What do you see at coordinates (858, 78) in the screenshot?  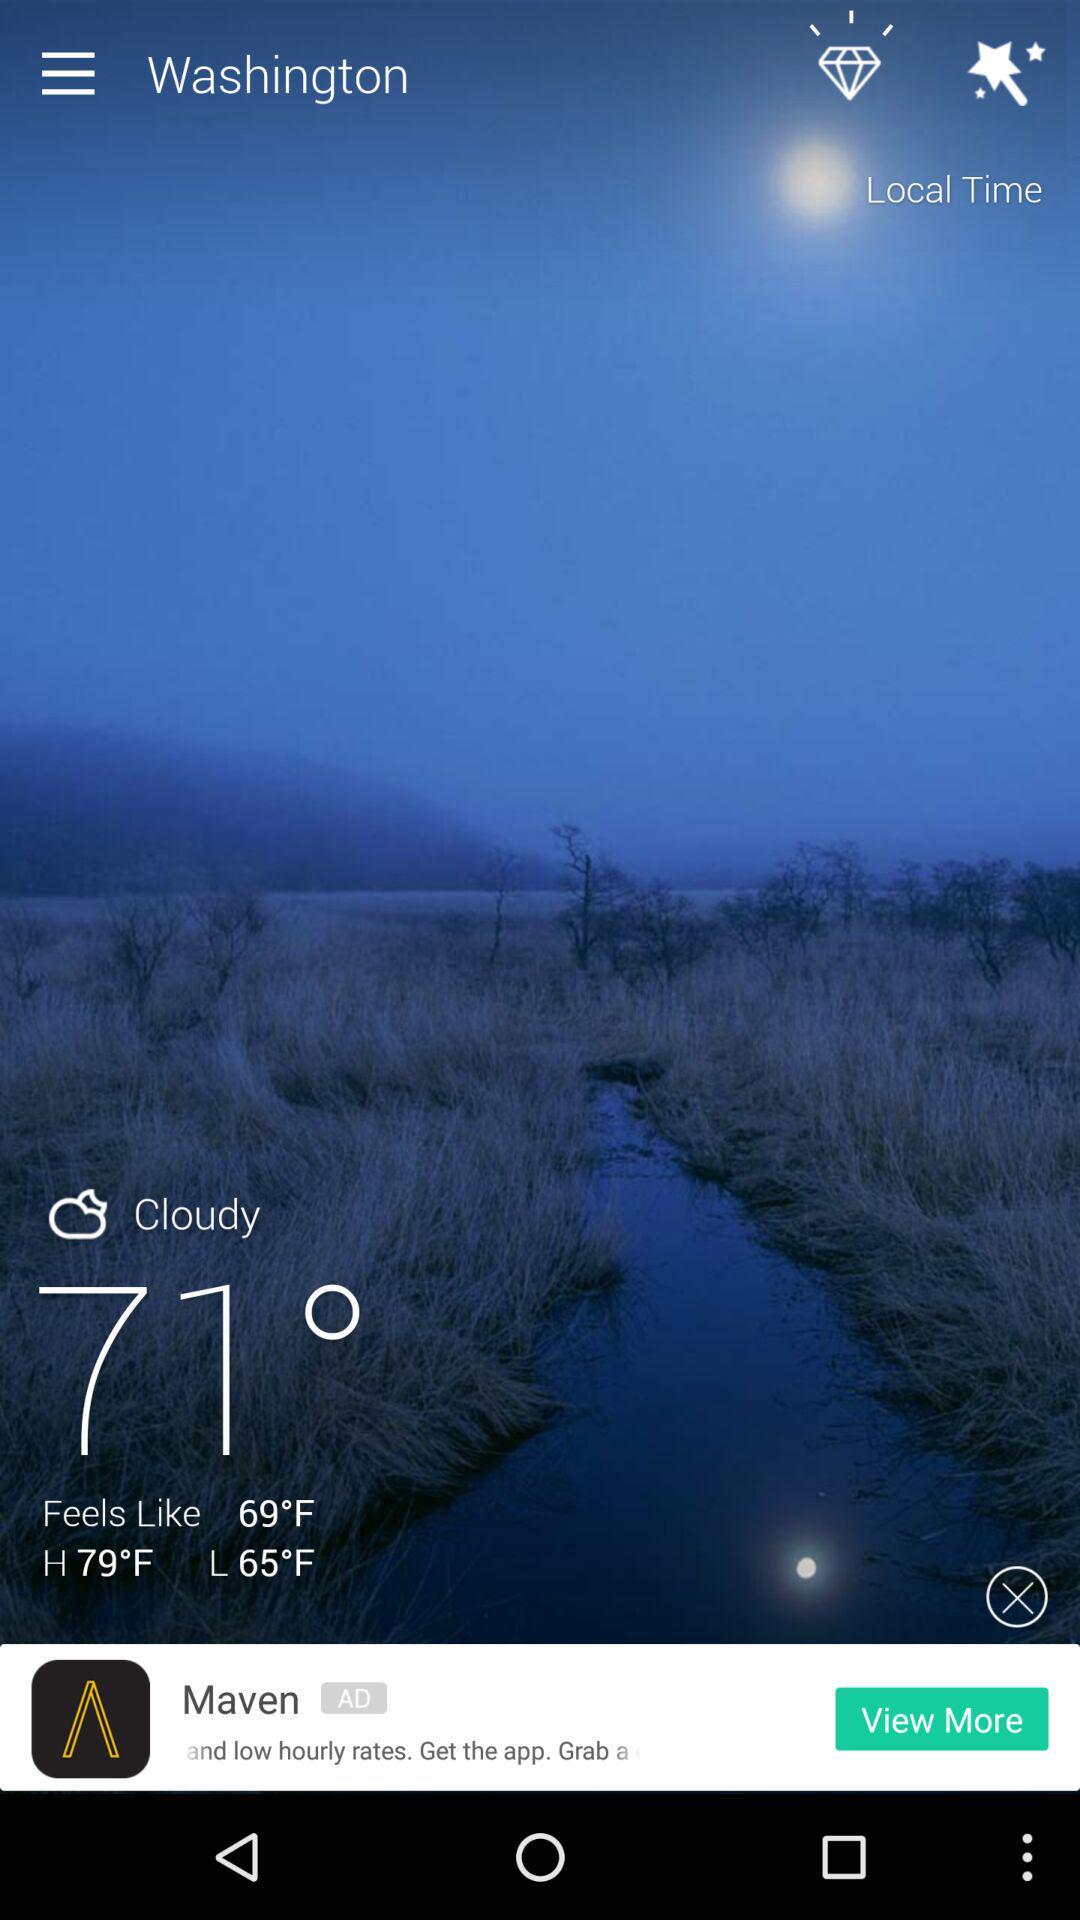 I see `the favorite icon` at bounding box center [858, 78].